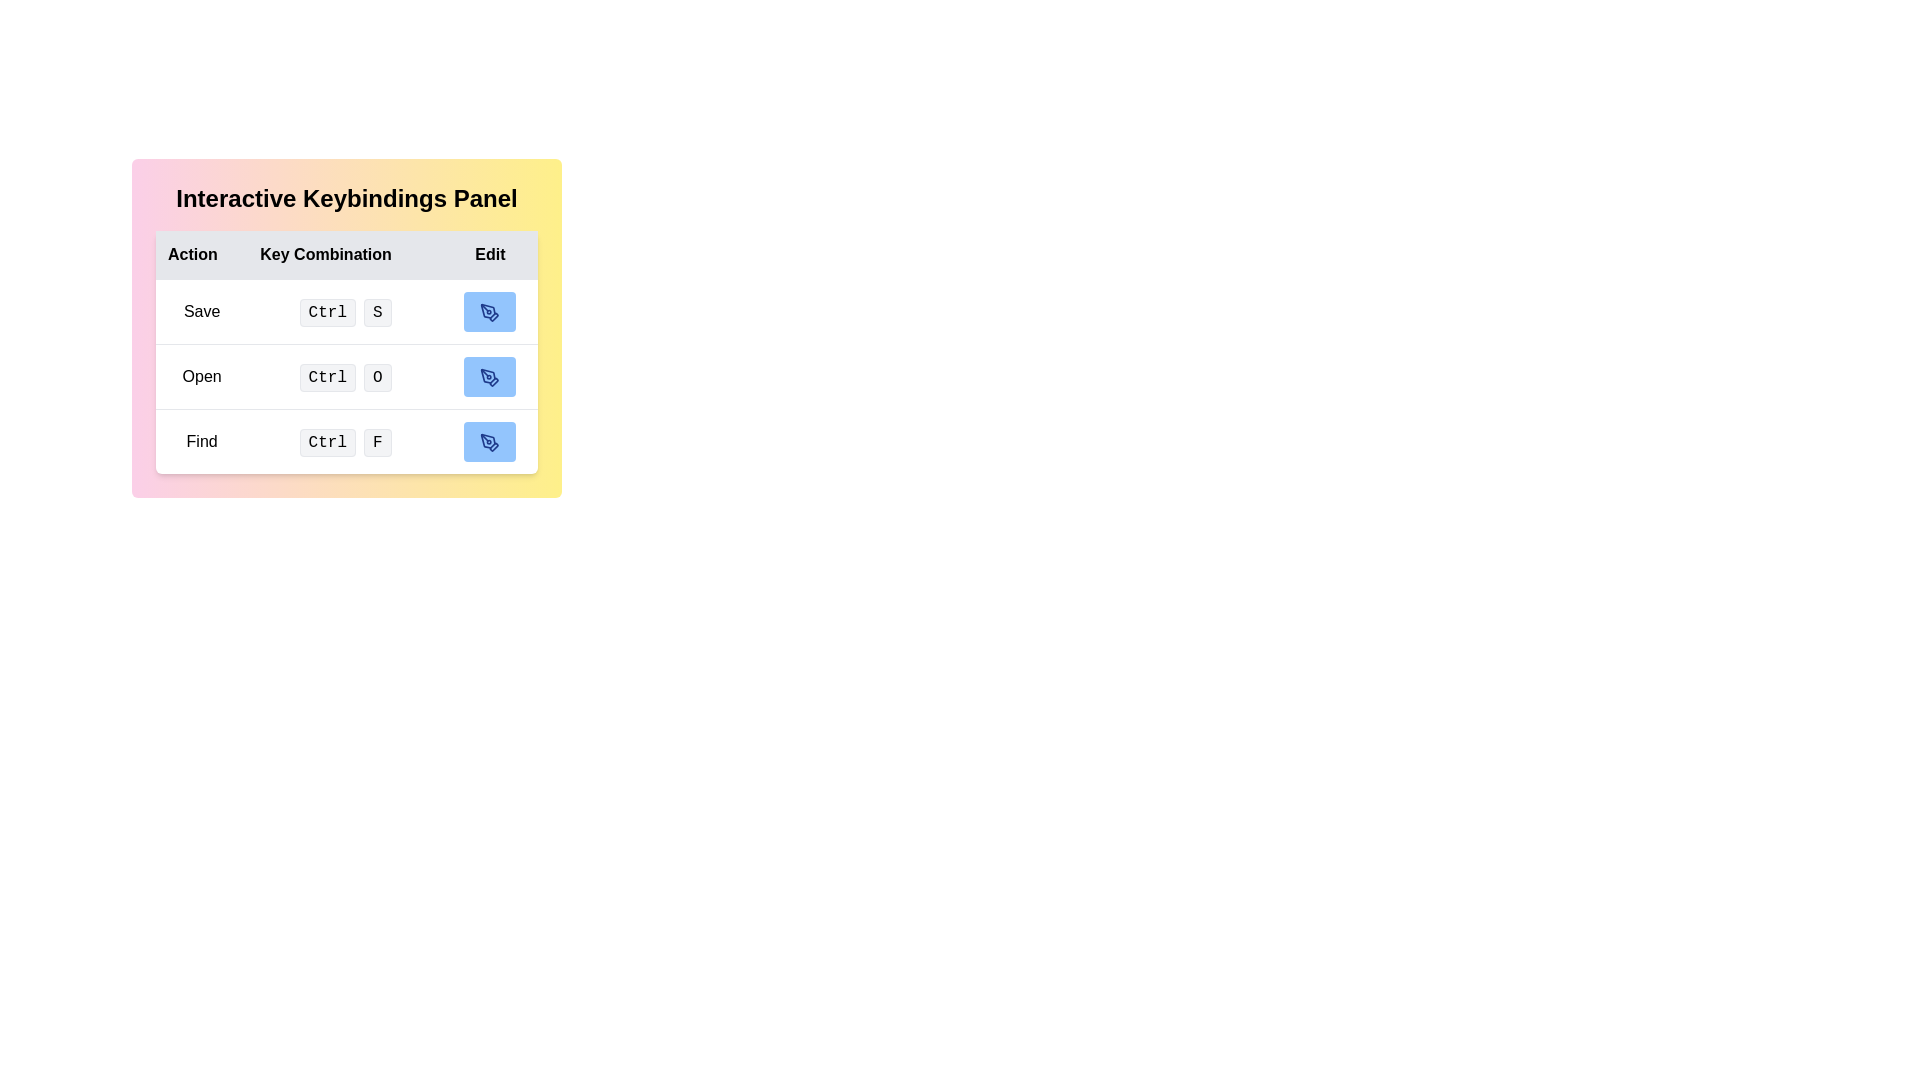 The height and width of the screenshot is (1080, 1920). I want to click on the blue pen tool icon located in the 'Edit' column of the 'Find' row within the Interactive Keybindings Panel to initiate an edit action, so click(490, 441).